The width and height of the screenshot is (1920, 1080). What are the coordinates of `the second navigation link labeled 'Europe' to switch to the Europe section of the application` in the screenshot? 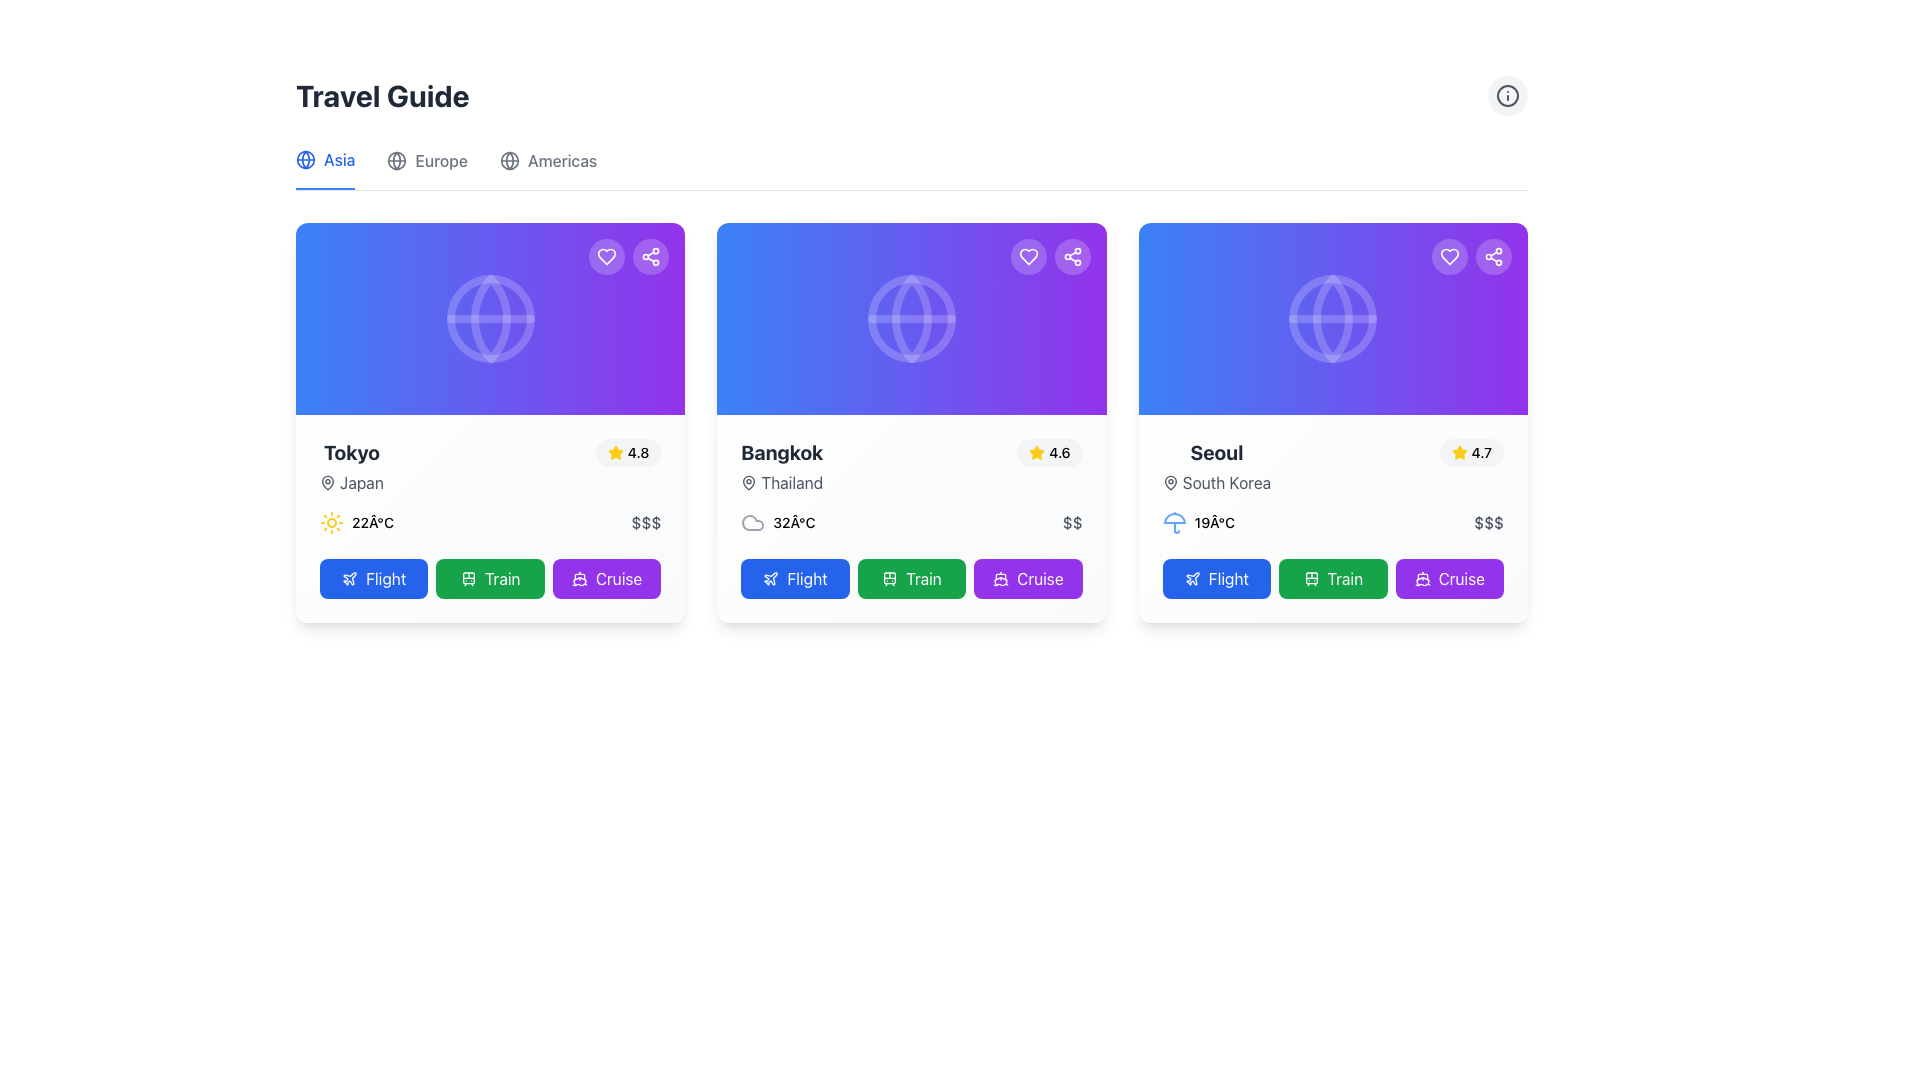 It's located at (426, 168).